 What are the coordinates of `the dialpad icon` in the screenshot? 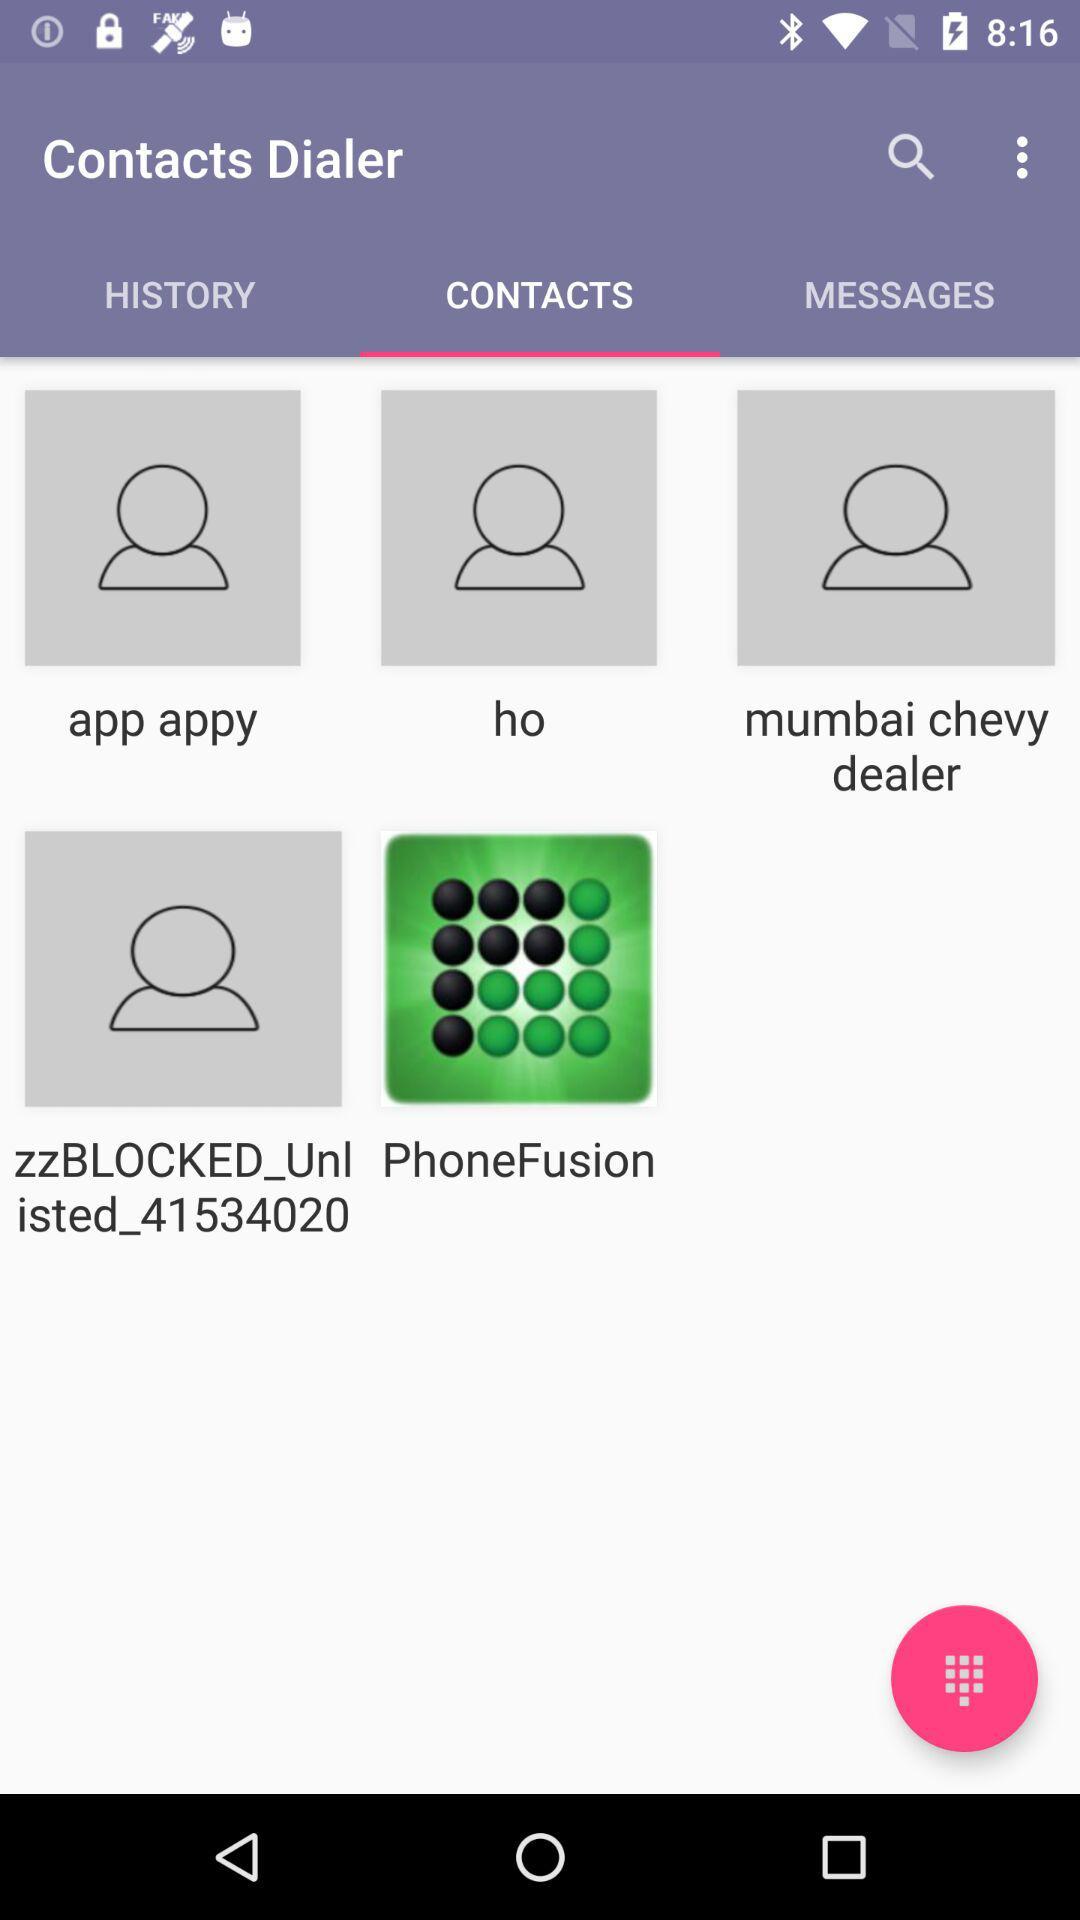 It's located at (963, 1678).